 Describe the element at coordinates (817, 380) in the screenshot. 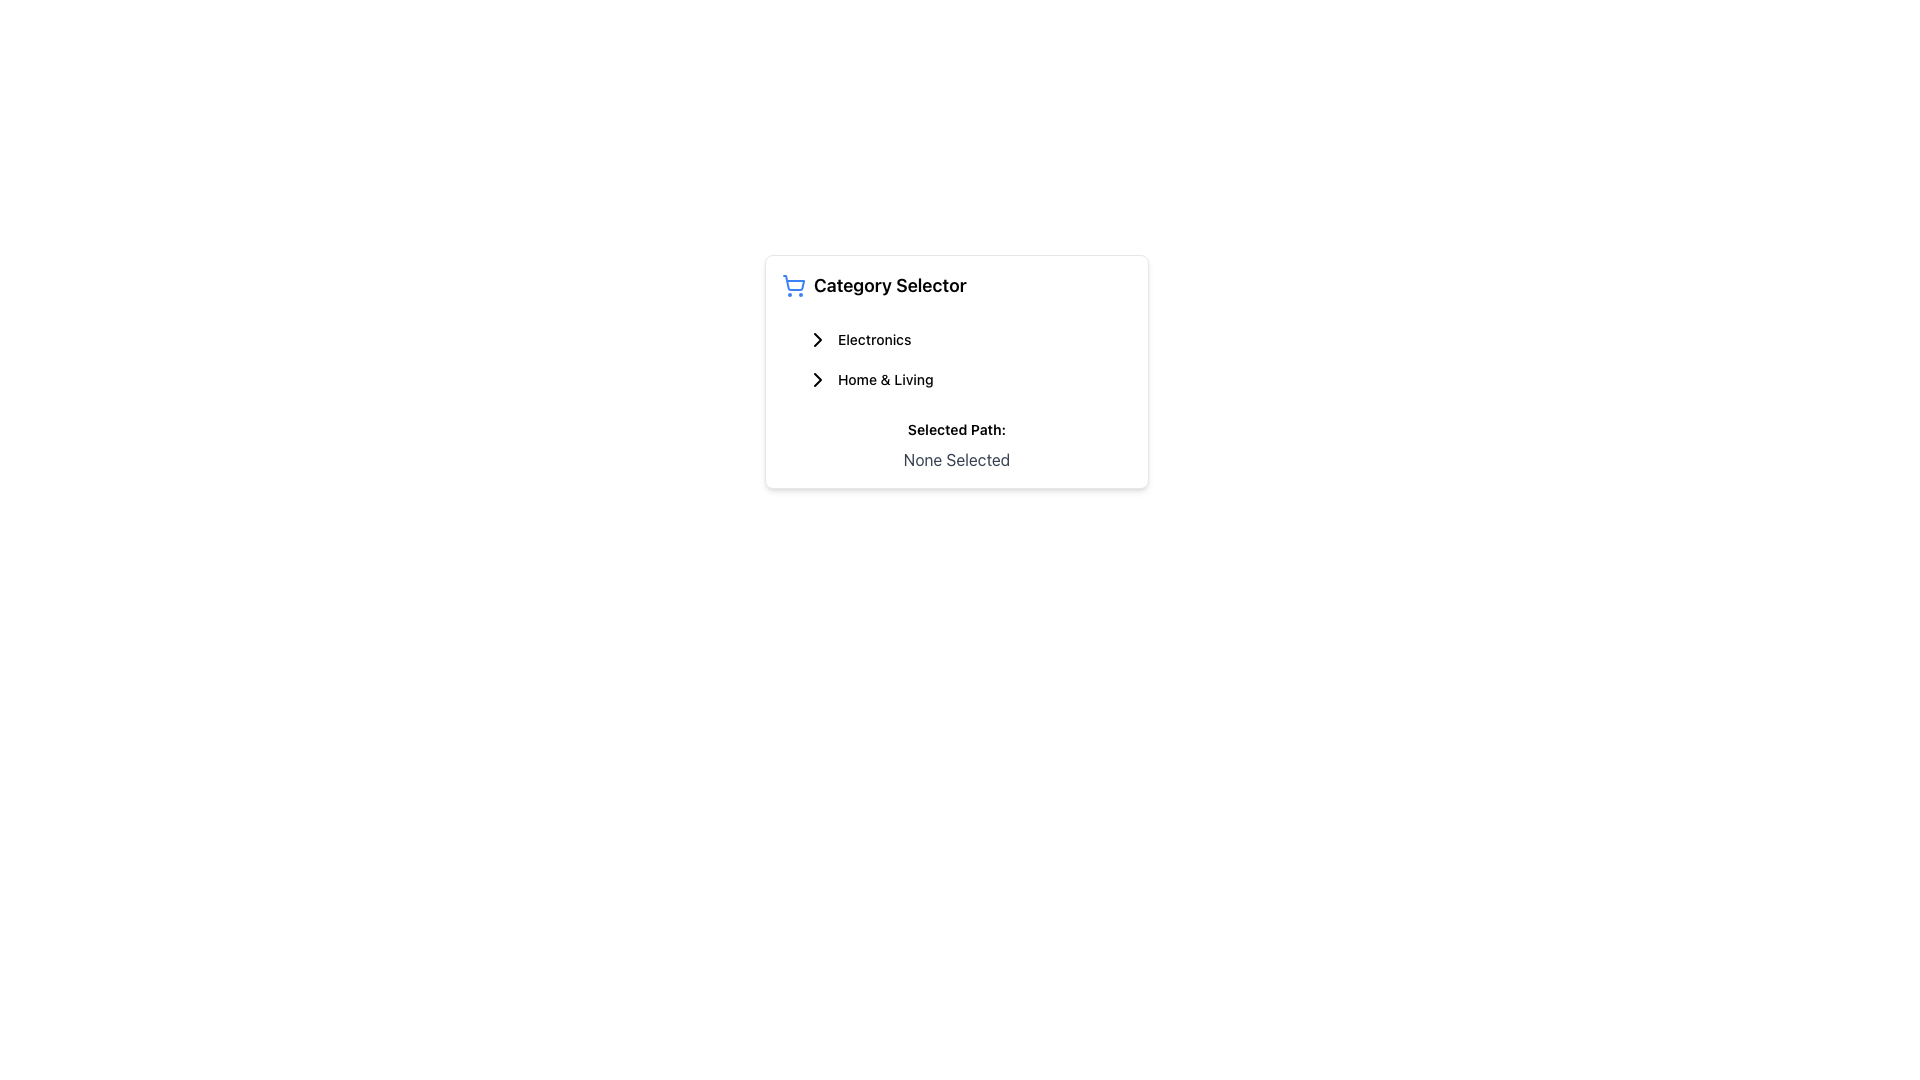

I see `the right-facing chevron icon, which is styled with a black stroke and empty fill, located to the left of the 'Home & Living' text` at that location.